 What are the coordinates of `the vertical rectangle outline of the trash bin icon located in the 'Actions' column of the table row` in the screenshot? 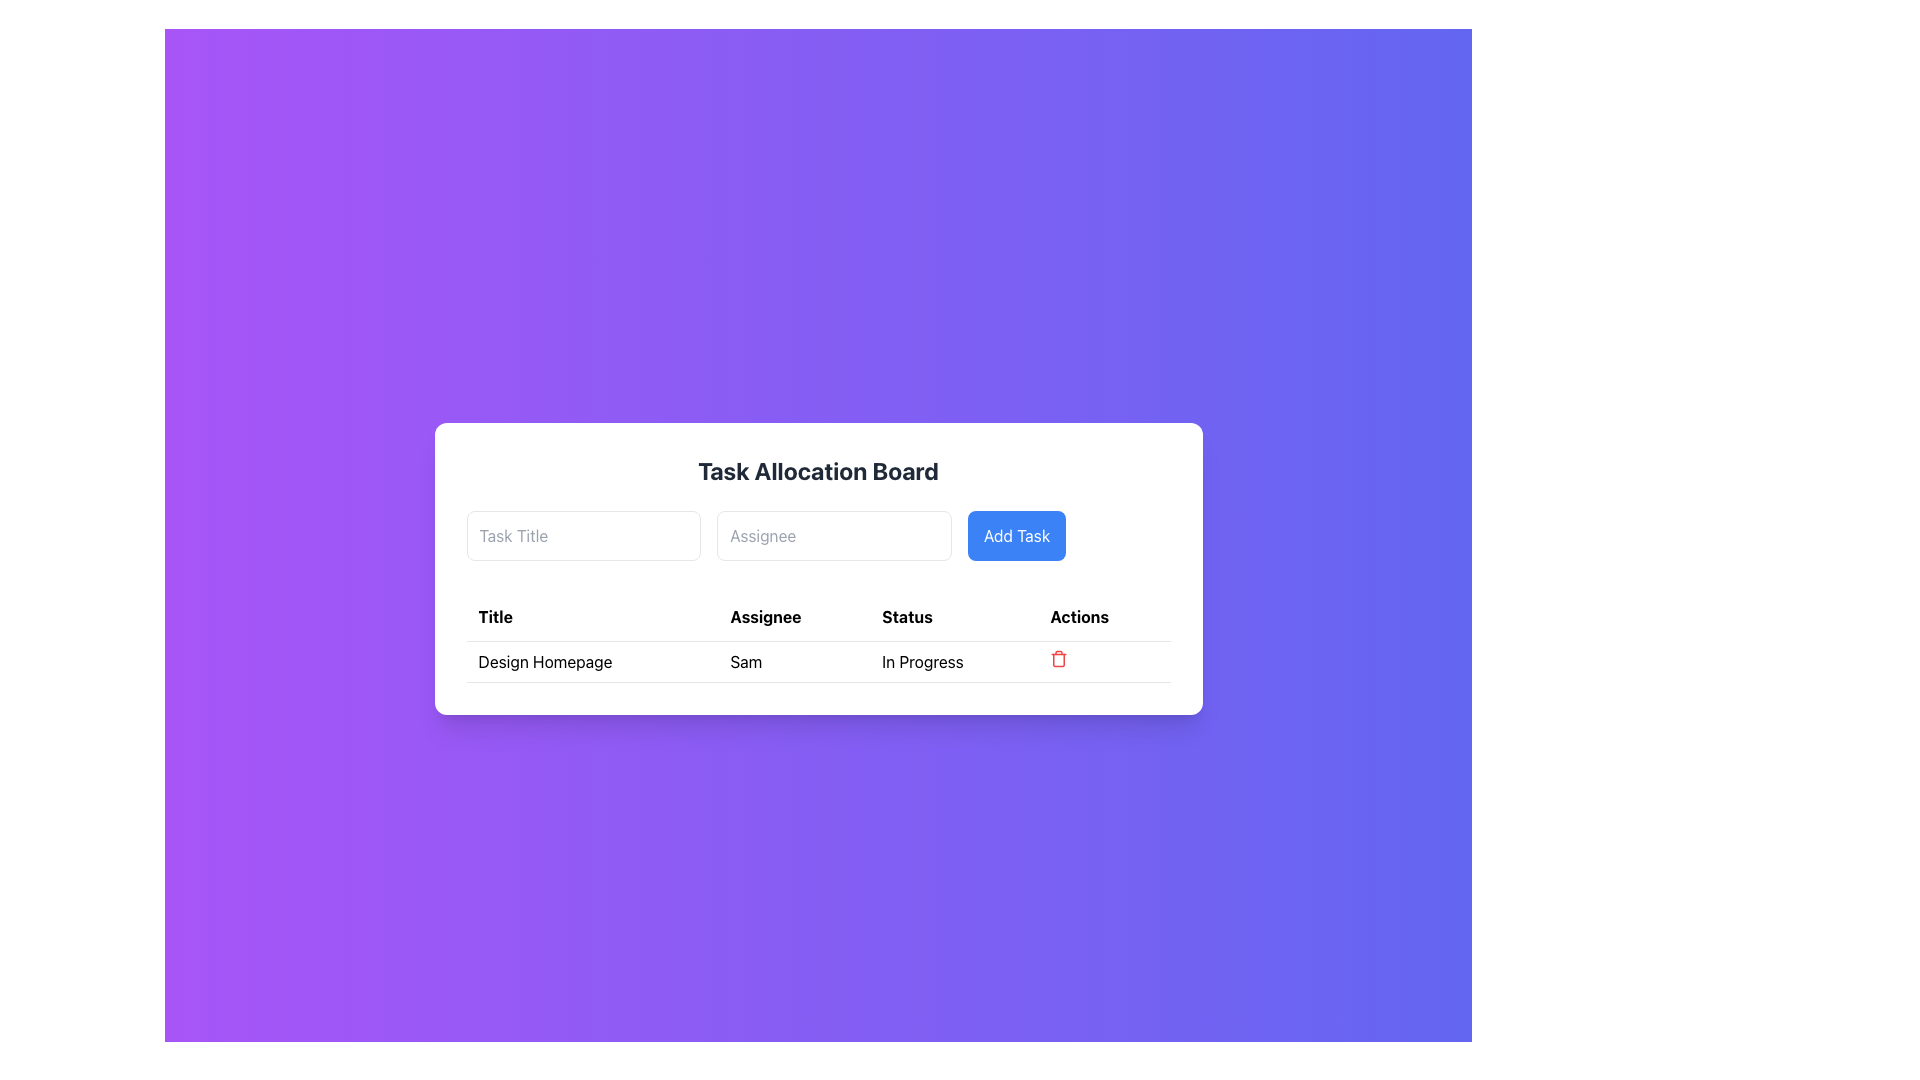 It's located at (1058, 660).